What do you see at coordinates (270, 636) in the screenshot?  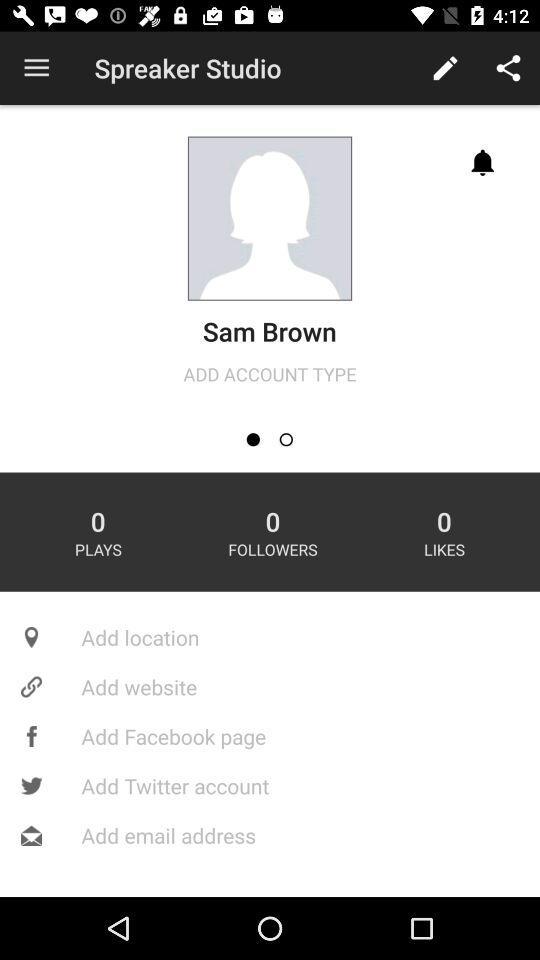 I see `the icon above the add website` at bounding box center [270, 636].